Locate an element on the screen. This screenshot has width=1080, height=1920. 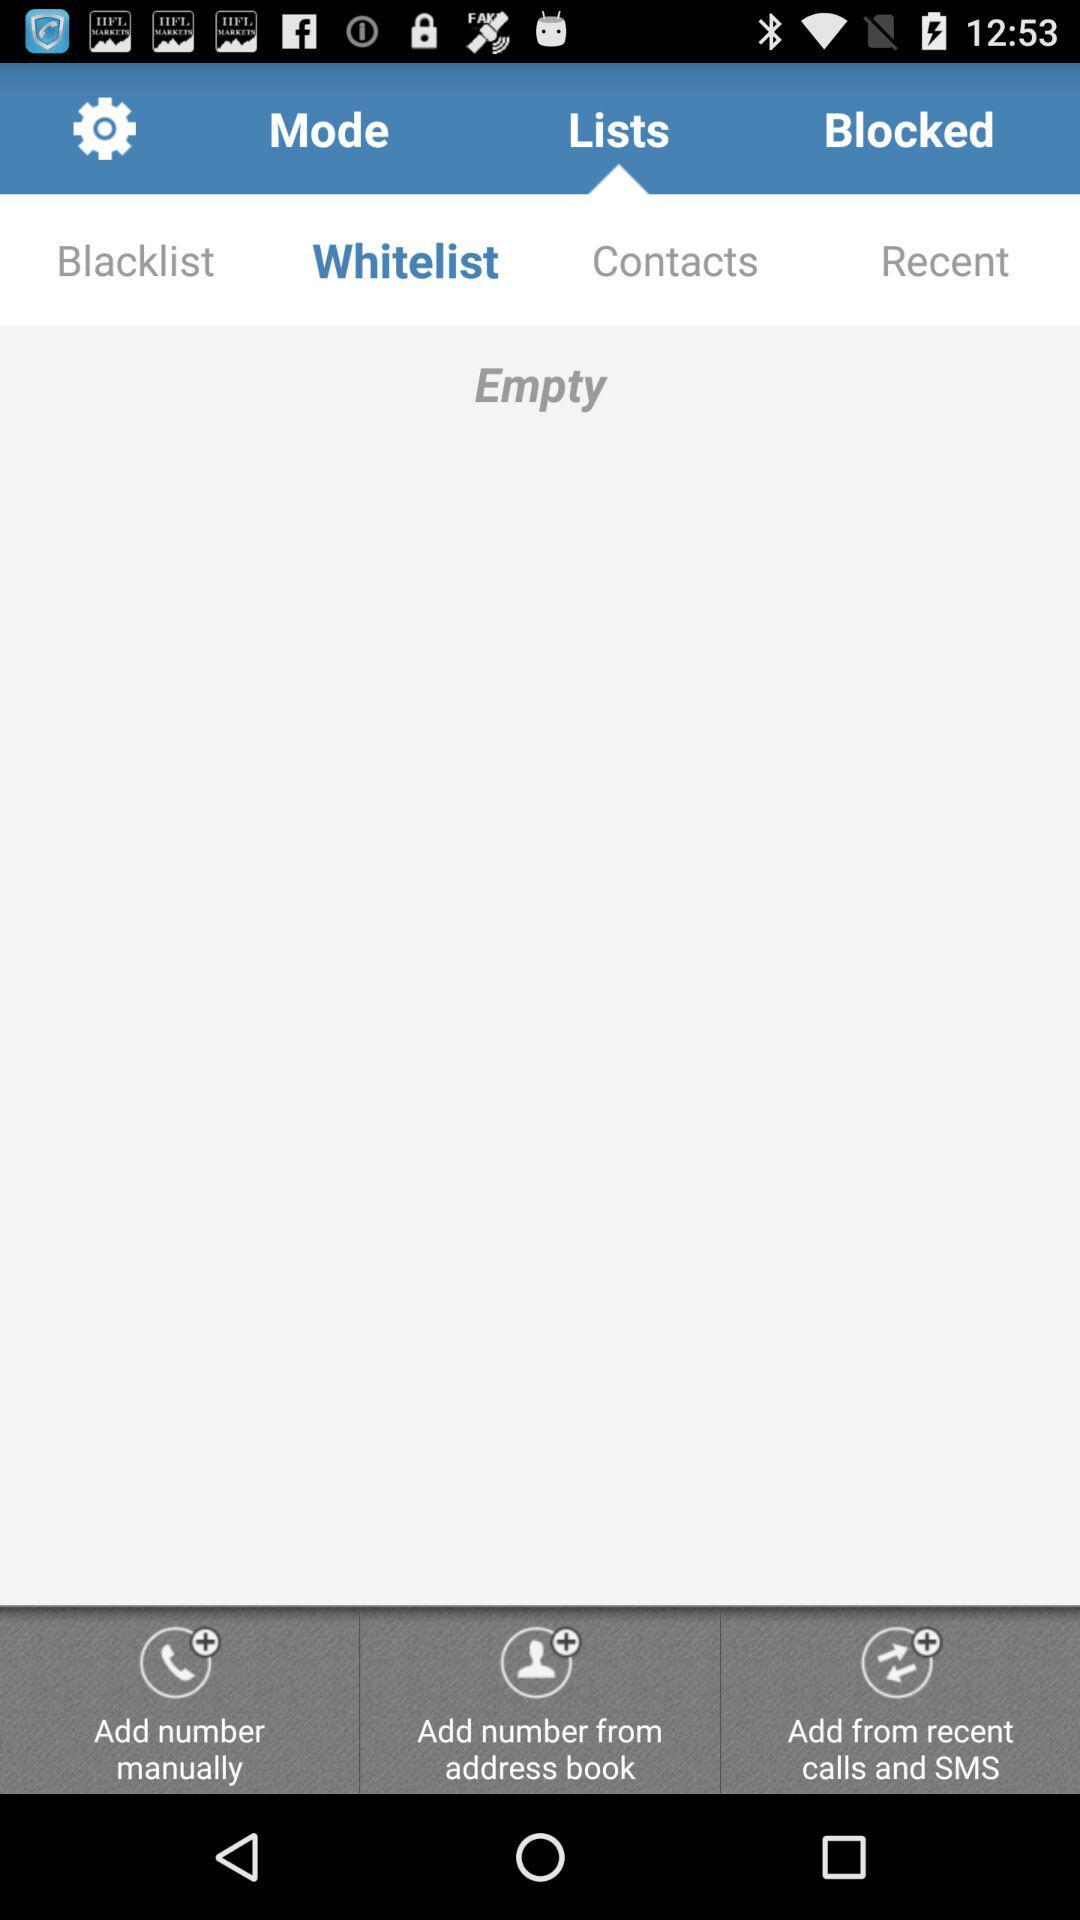
app next to the contacts item is located at coordinates (405, 258).